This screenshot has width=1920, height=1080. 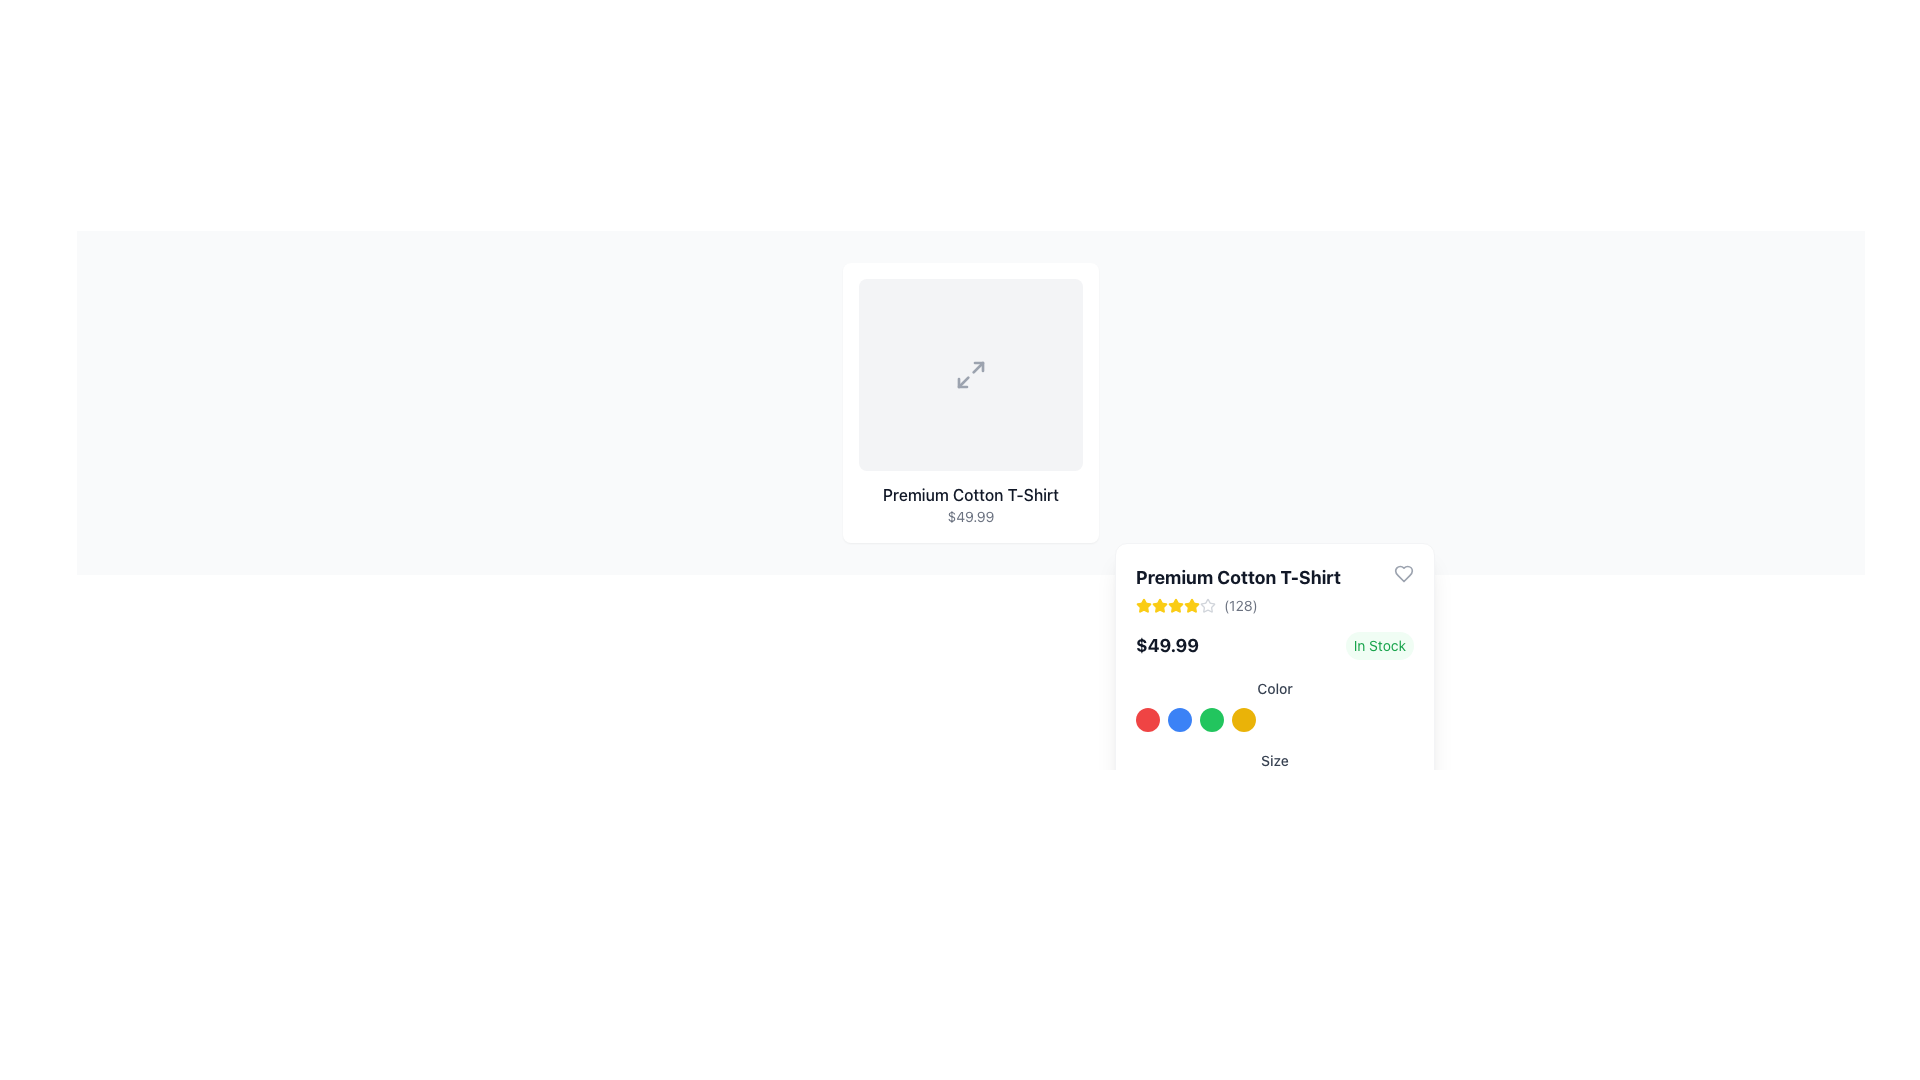 I want to click on the fourth star icon in the five-star rating system, which indicates the quality of the associated product or service, located above the text '(128)' on the product details card, so click(x=1176, y=604).